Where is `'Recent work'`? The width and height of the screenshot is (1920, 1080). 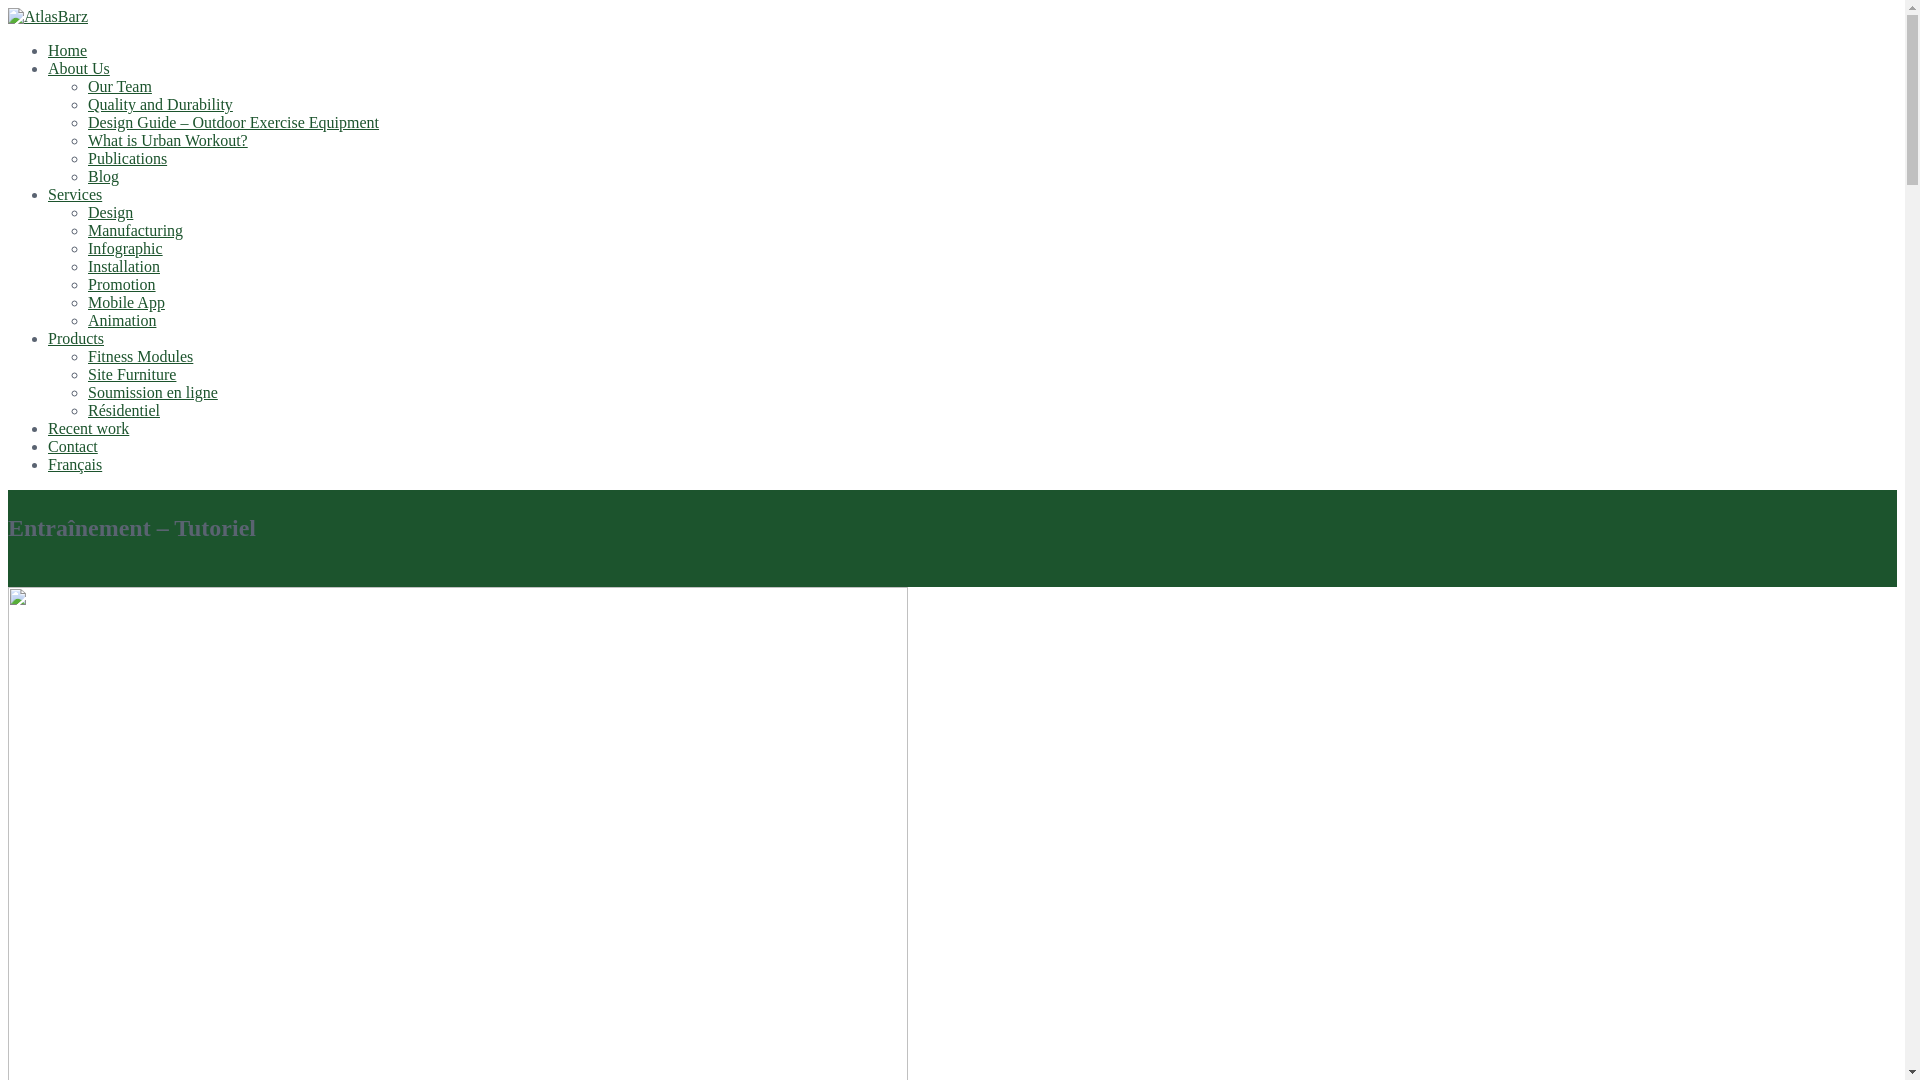
'Recent work' is located at coordinates (87, 427).